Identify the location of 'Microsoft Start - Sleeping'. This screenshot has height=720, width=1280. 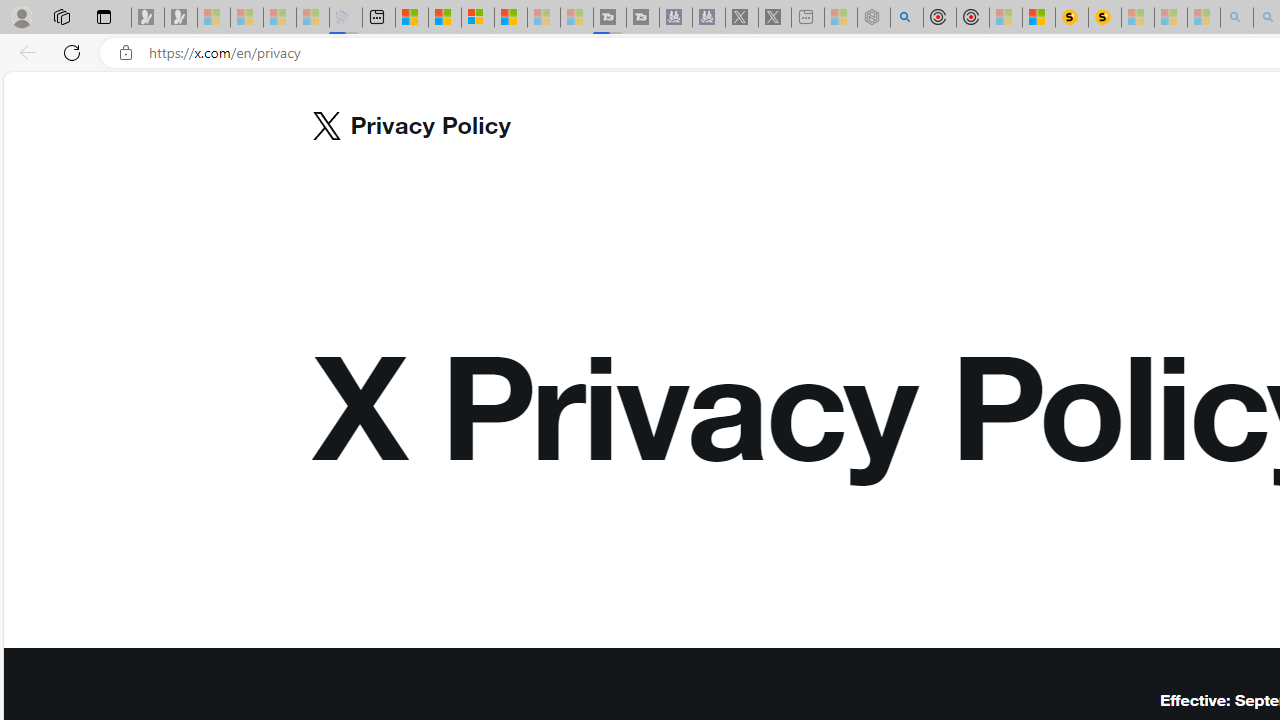
(544, 17).